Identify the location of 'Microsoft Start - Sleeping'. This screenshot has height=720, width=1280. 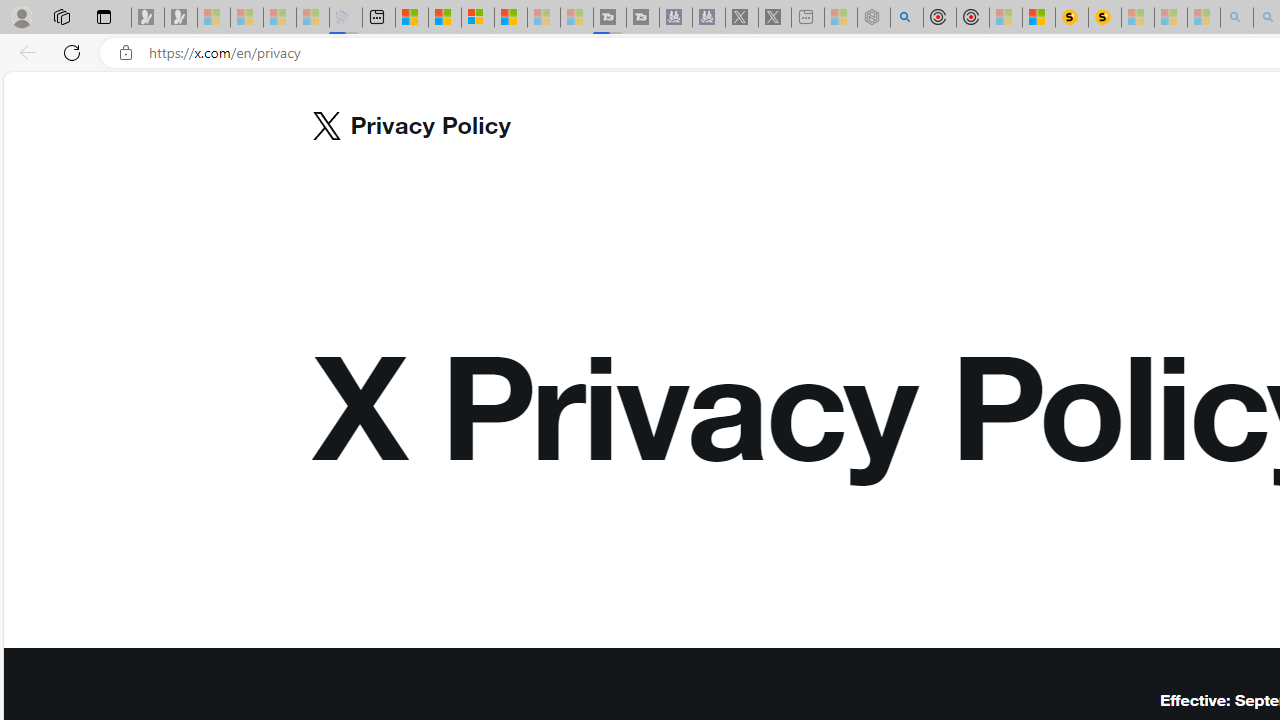
(544, 17).